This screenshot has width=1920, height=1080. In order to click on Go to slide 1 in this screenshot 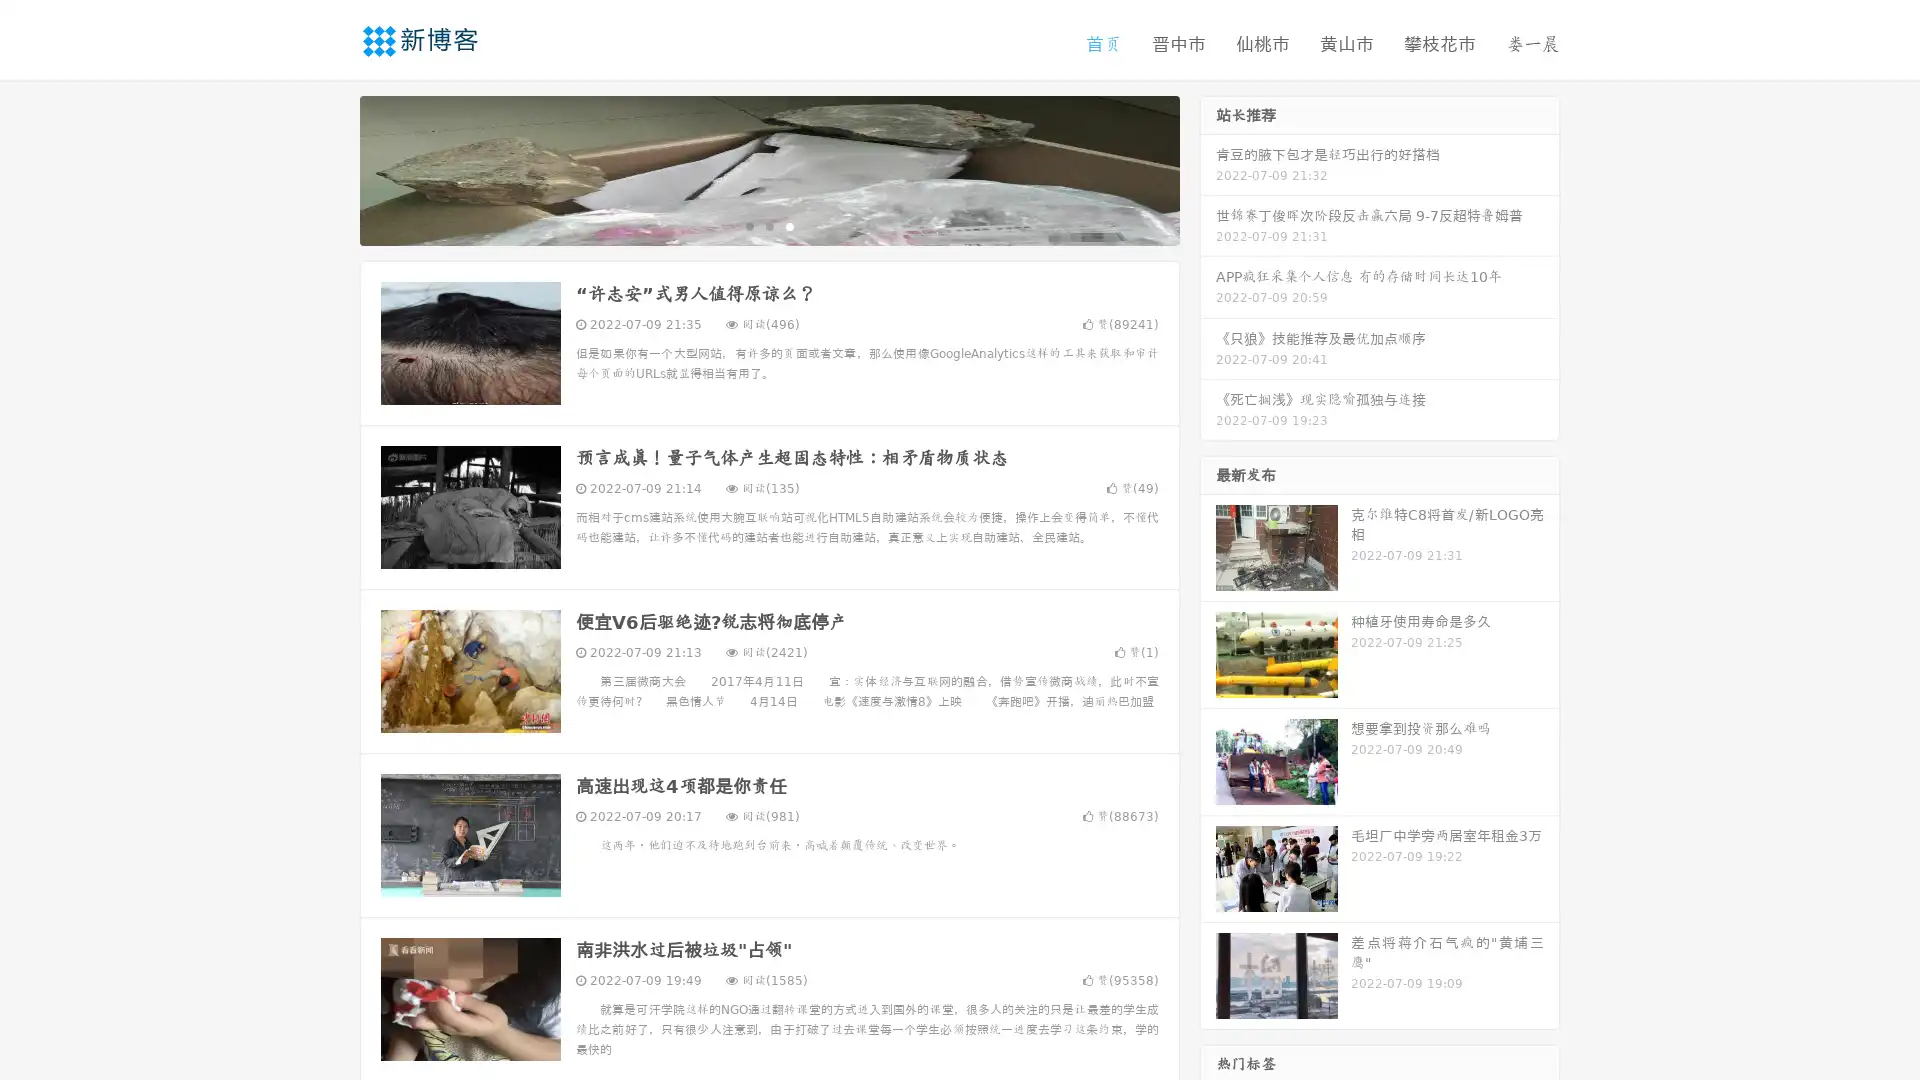, I will do `click(748, 225)`.